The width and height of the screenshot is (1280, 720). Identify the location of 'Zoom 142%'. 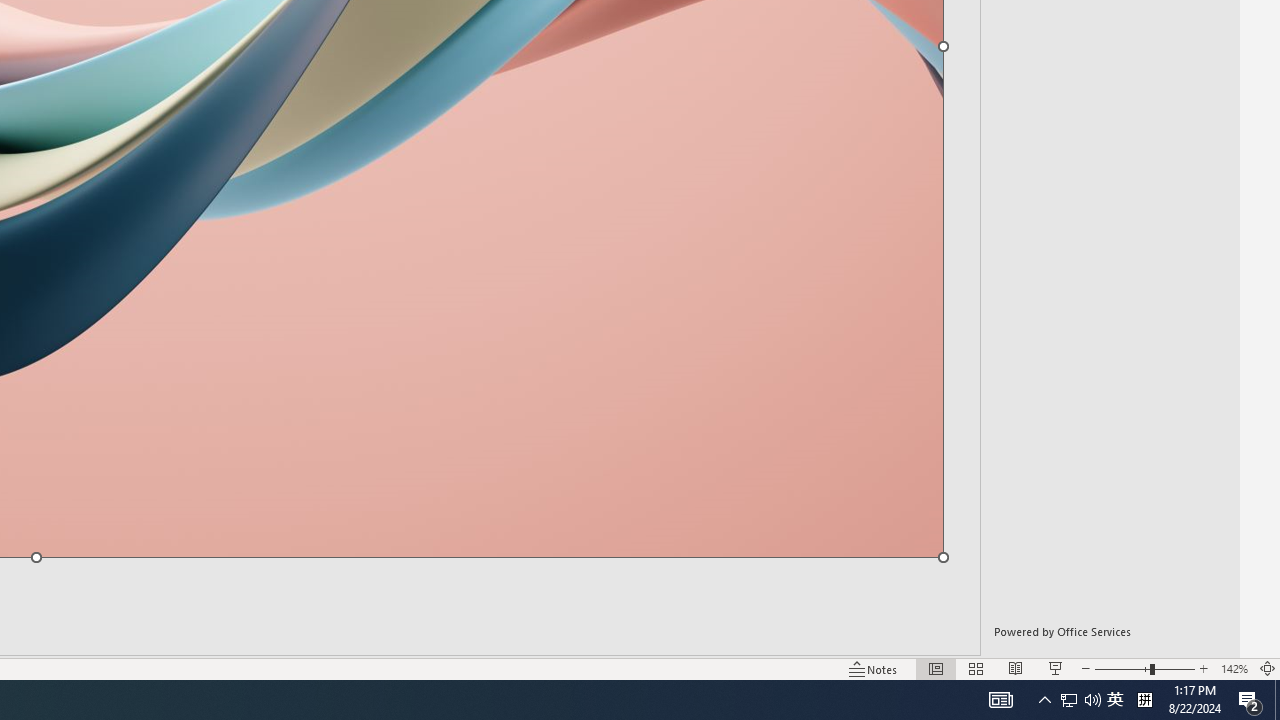
(1233, 669).